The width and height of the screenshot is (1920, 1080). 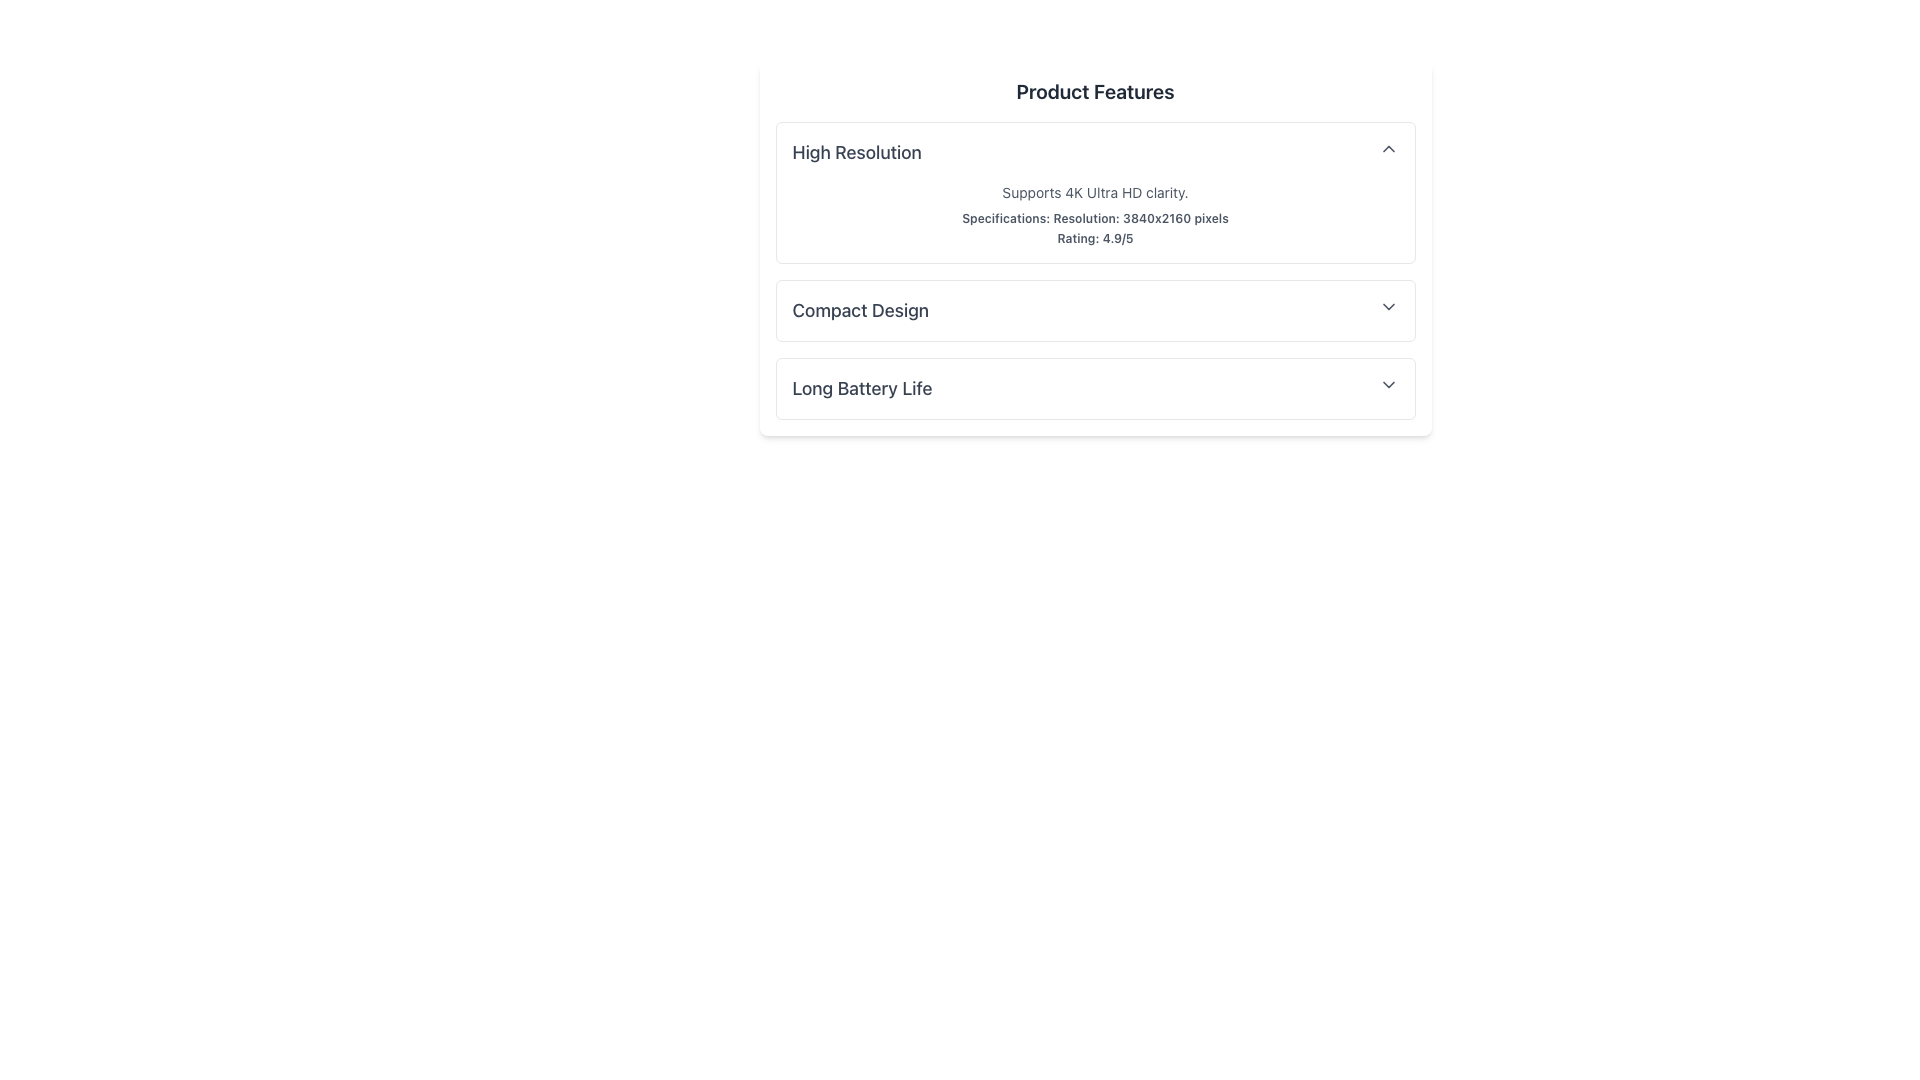 I want to click on the icon that toggles the visibility of additional content related to 'Long Battery Life', so click(x=1387, y=385).